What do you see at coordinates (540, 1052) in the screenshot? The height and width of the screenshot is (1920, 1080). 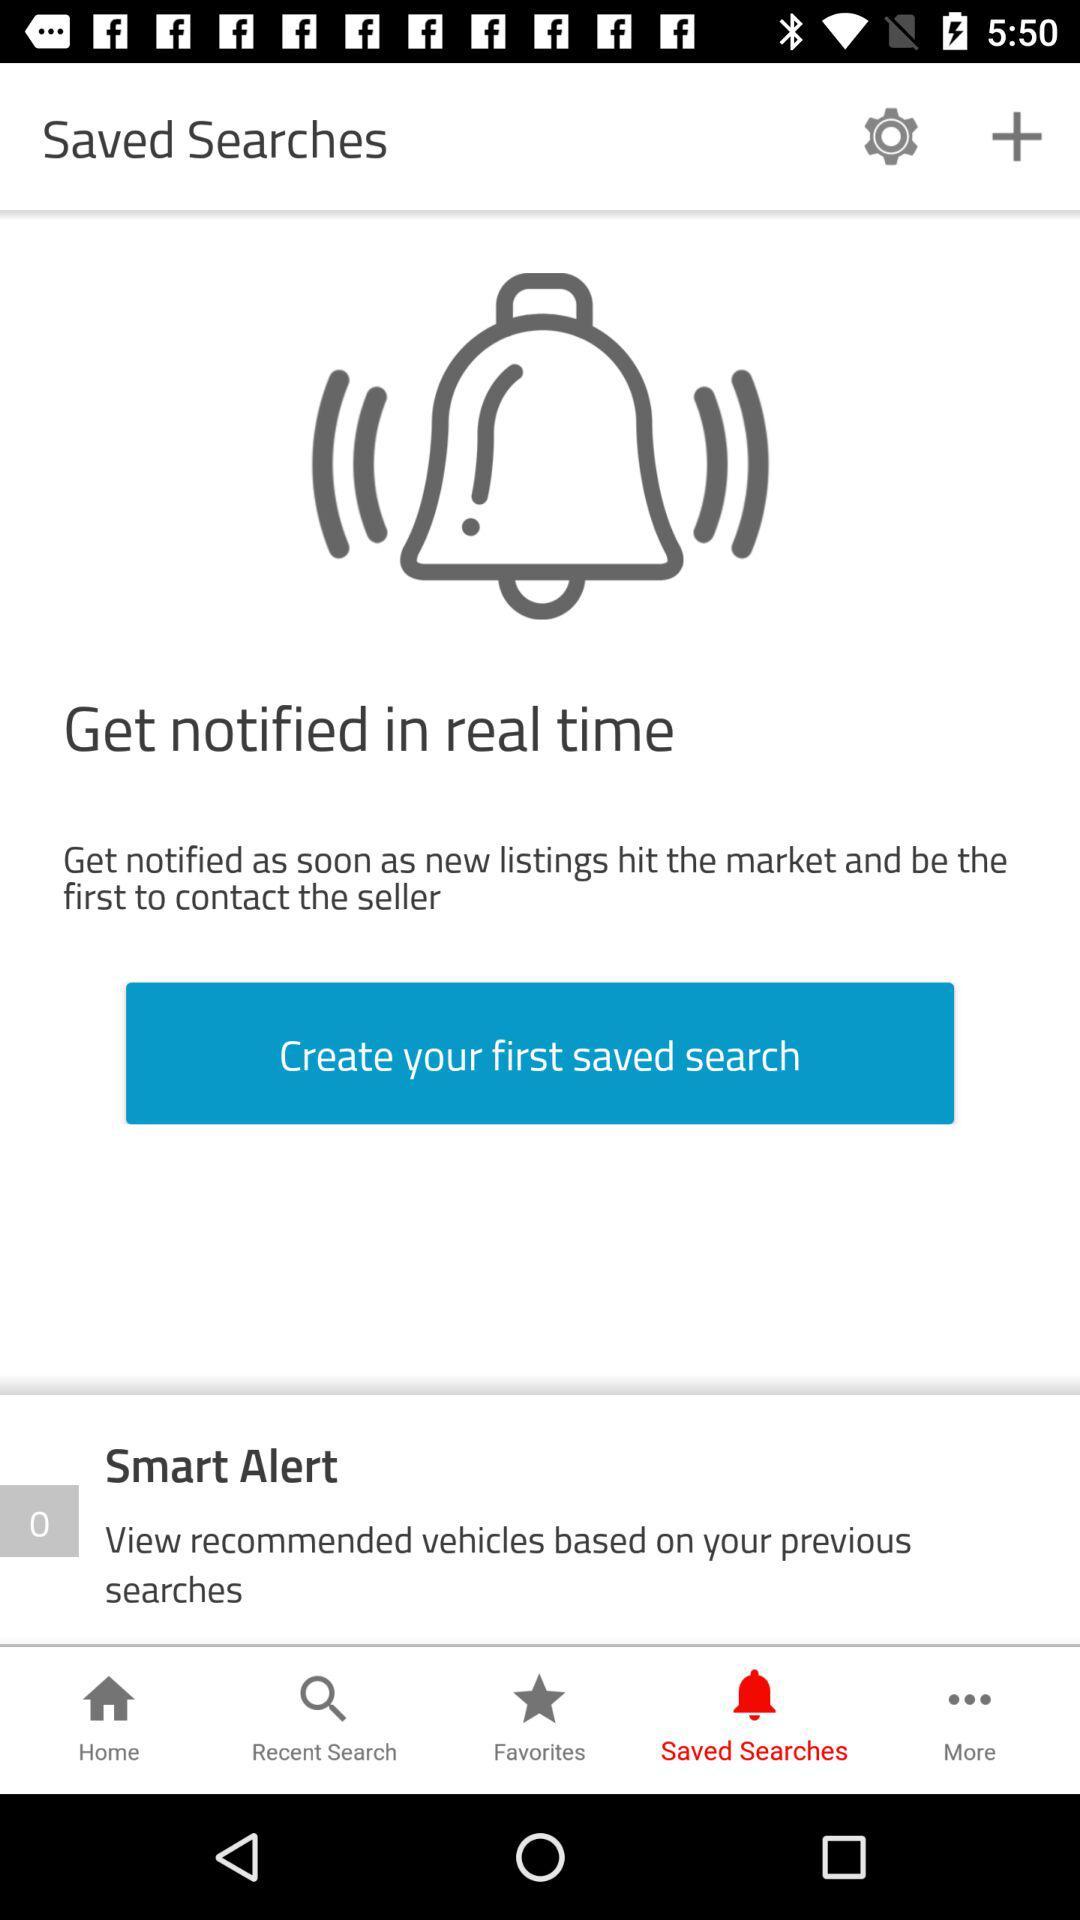 I see `the create your first saved search` at bounding box center [540, 1052].